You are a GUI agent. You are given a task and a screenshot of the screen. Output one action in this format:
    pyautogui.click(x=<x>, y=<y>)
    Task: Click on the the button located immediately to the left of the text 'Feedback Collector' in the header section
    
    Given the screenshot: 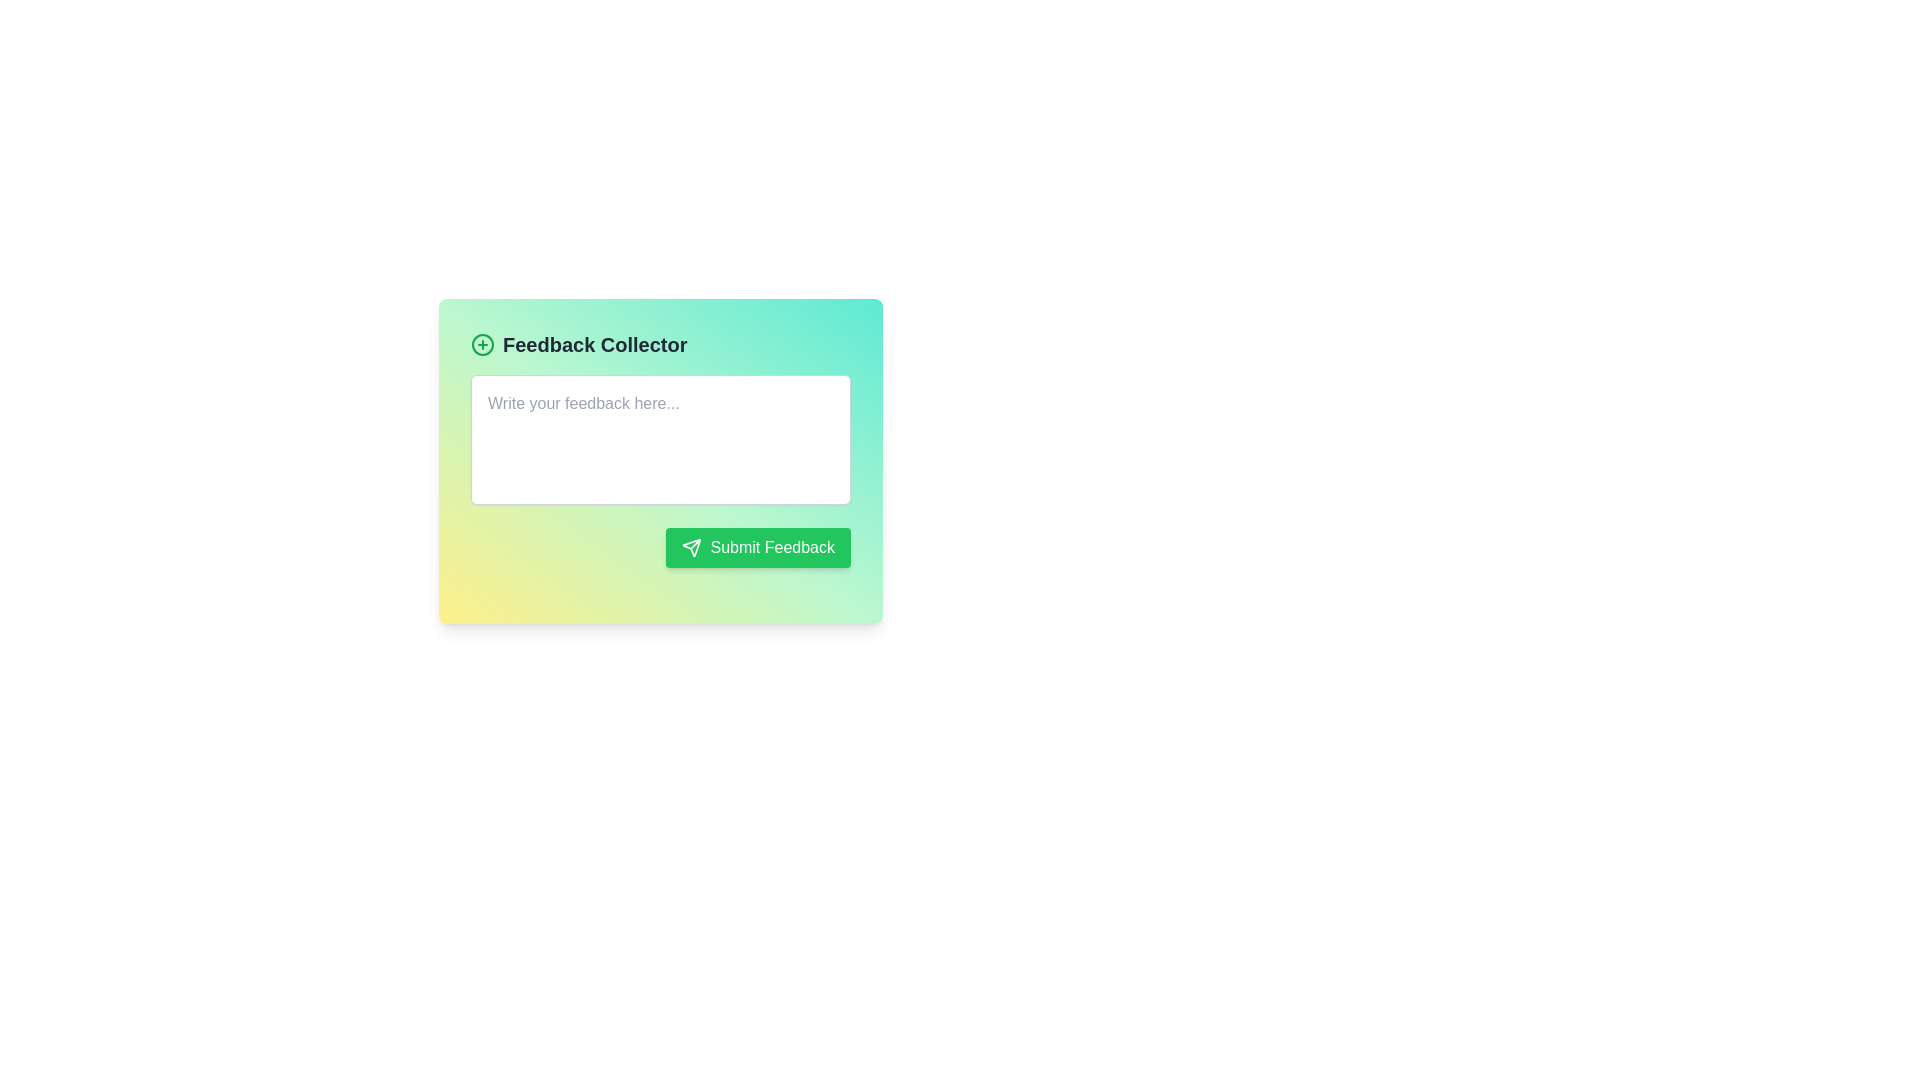 What is the action you would take?
    pyautogui.click(x=483, y=343)
    